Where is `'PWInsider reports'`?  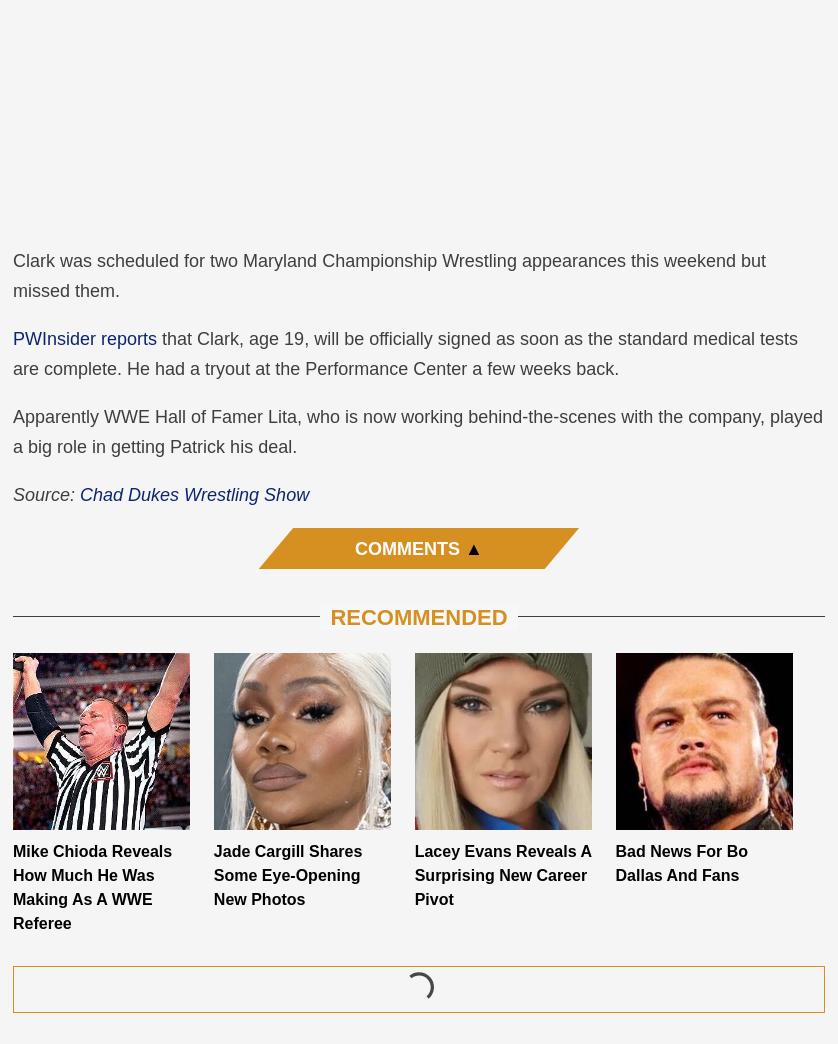
'PWInsider reports' is located at coordinates (84, 338).